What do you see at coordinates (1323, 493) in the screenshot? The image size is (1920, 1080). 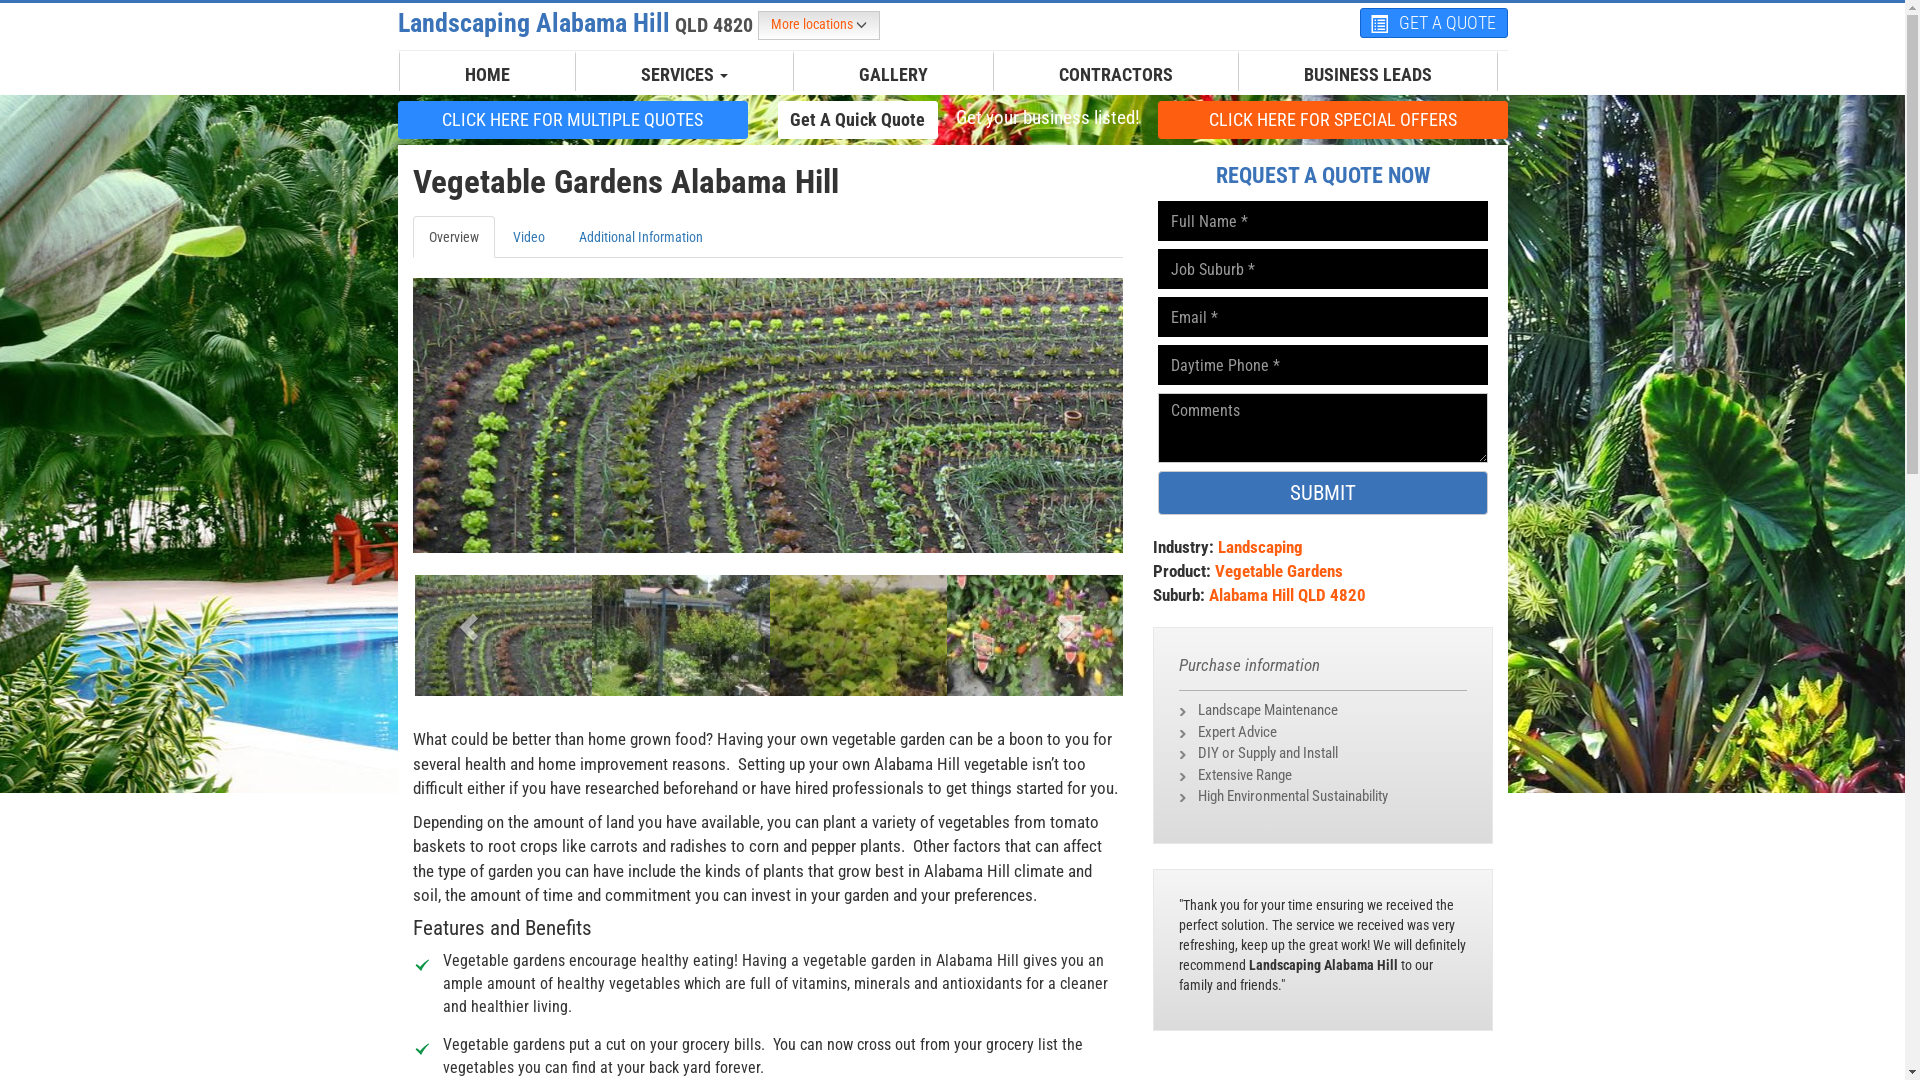 I see `'SUBMIT'` at bounding box center [1323, 493].